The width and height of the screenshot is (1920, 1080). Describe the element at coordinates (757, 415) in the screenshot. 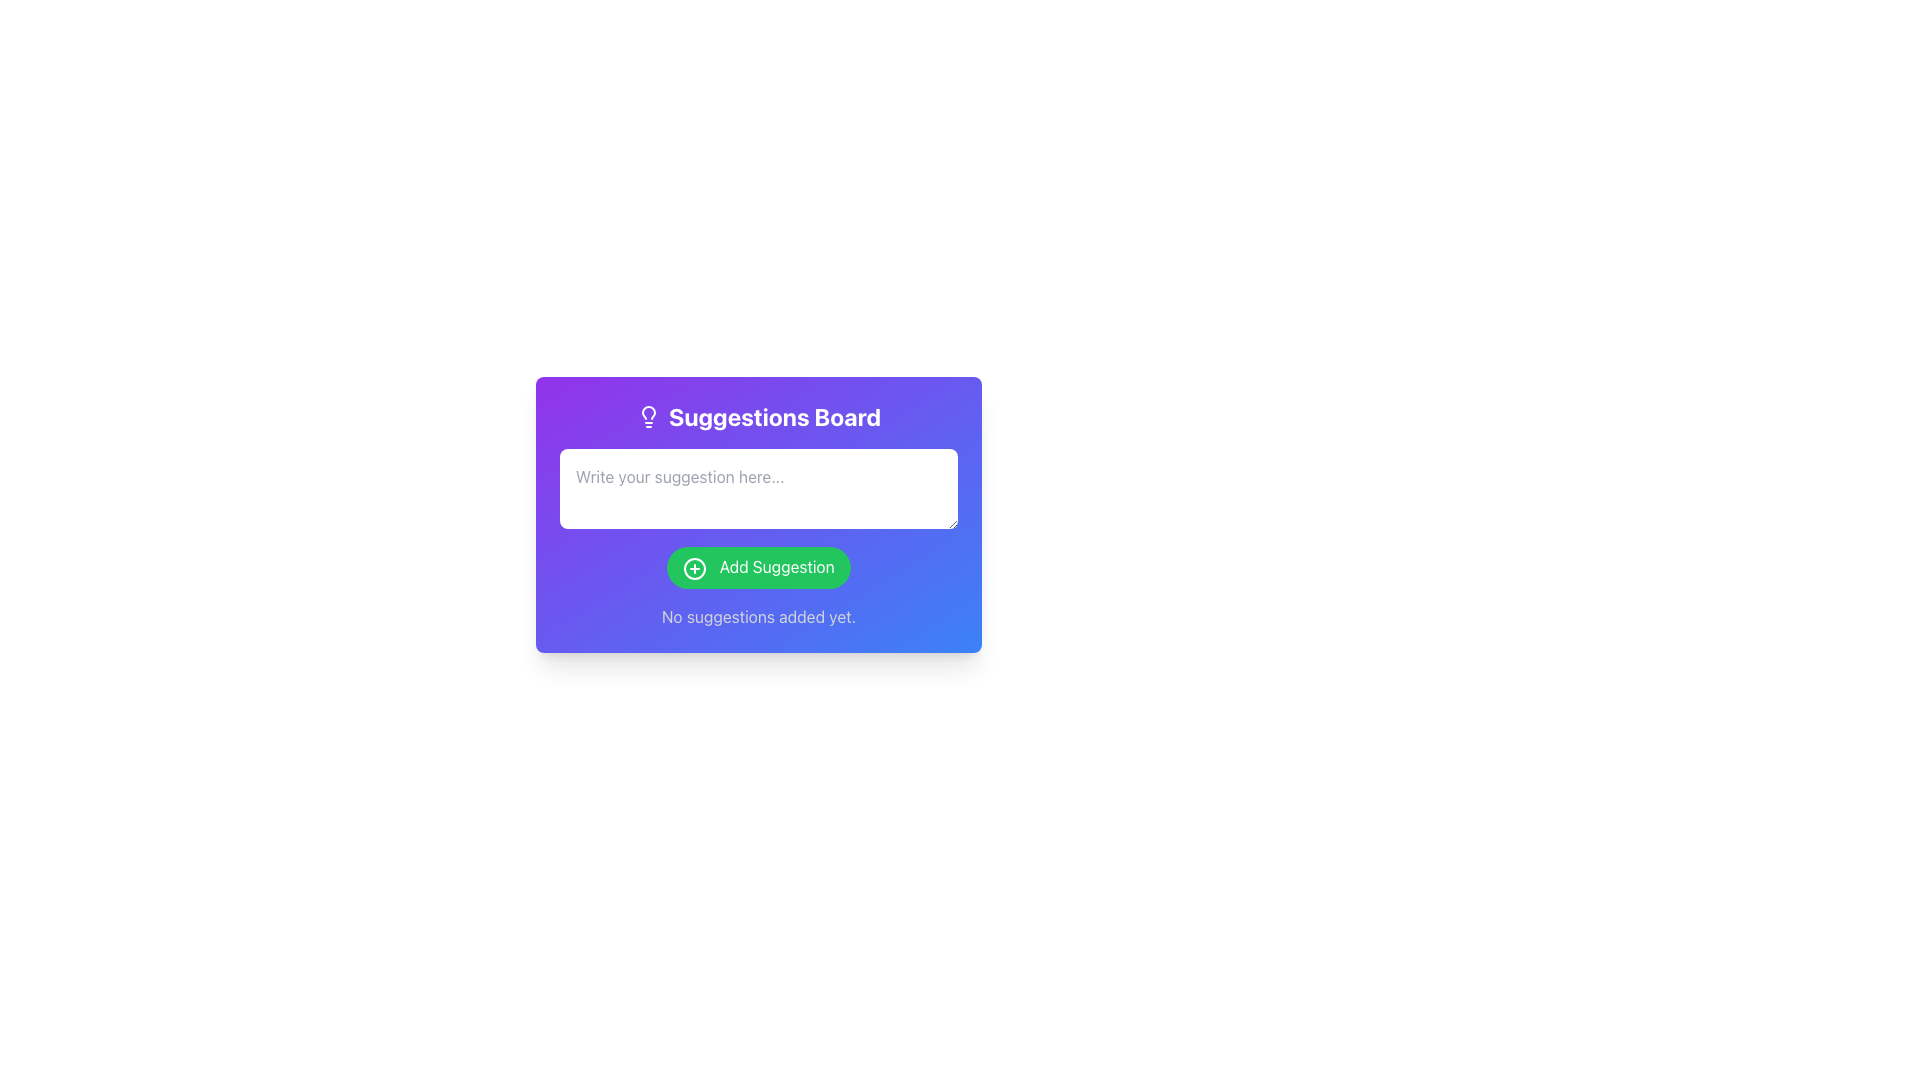

I see `the Header text with an icon that serves as the title for the suggestions board interface to emphasize it` at that location.